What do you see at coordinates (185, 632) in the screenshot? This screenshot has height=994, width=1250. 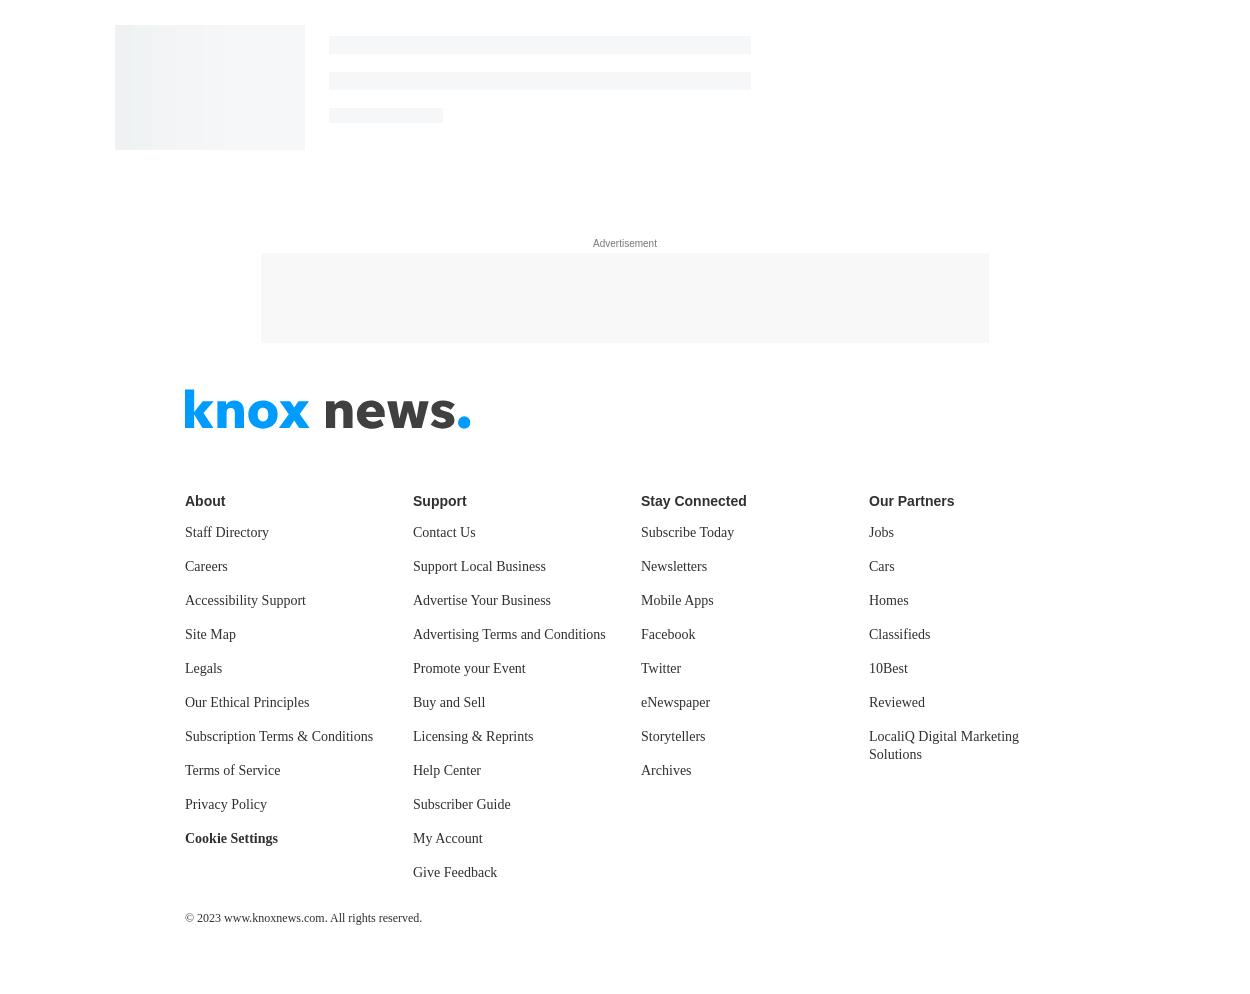 I see `'Site Map'` at bounding box center [185, 632].